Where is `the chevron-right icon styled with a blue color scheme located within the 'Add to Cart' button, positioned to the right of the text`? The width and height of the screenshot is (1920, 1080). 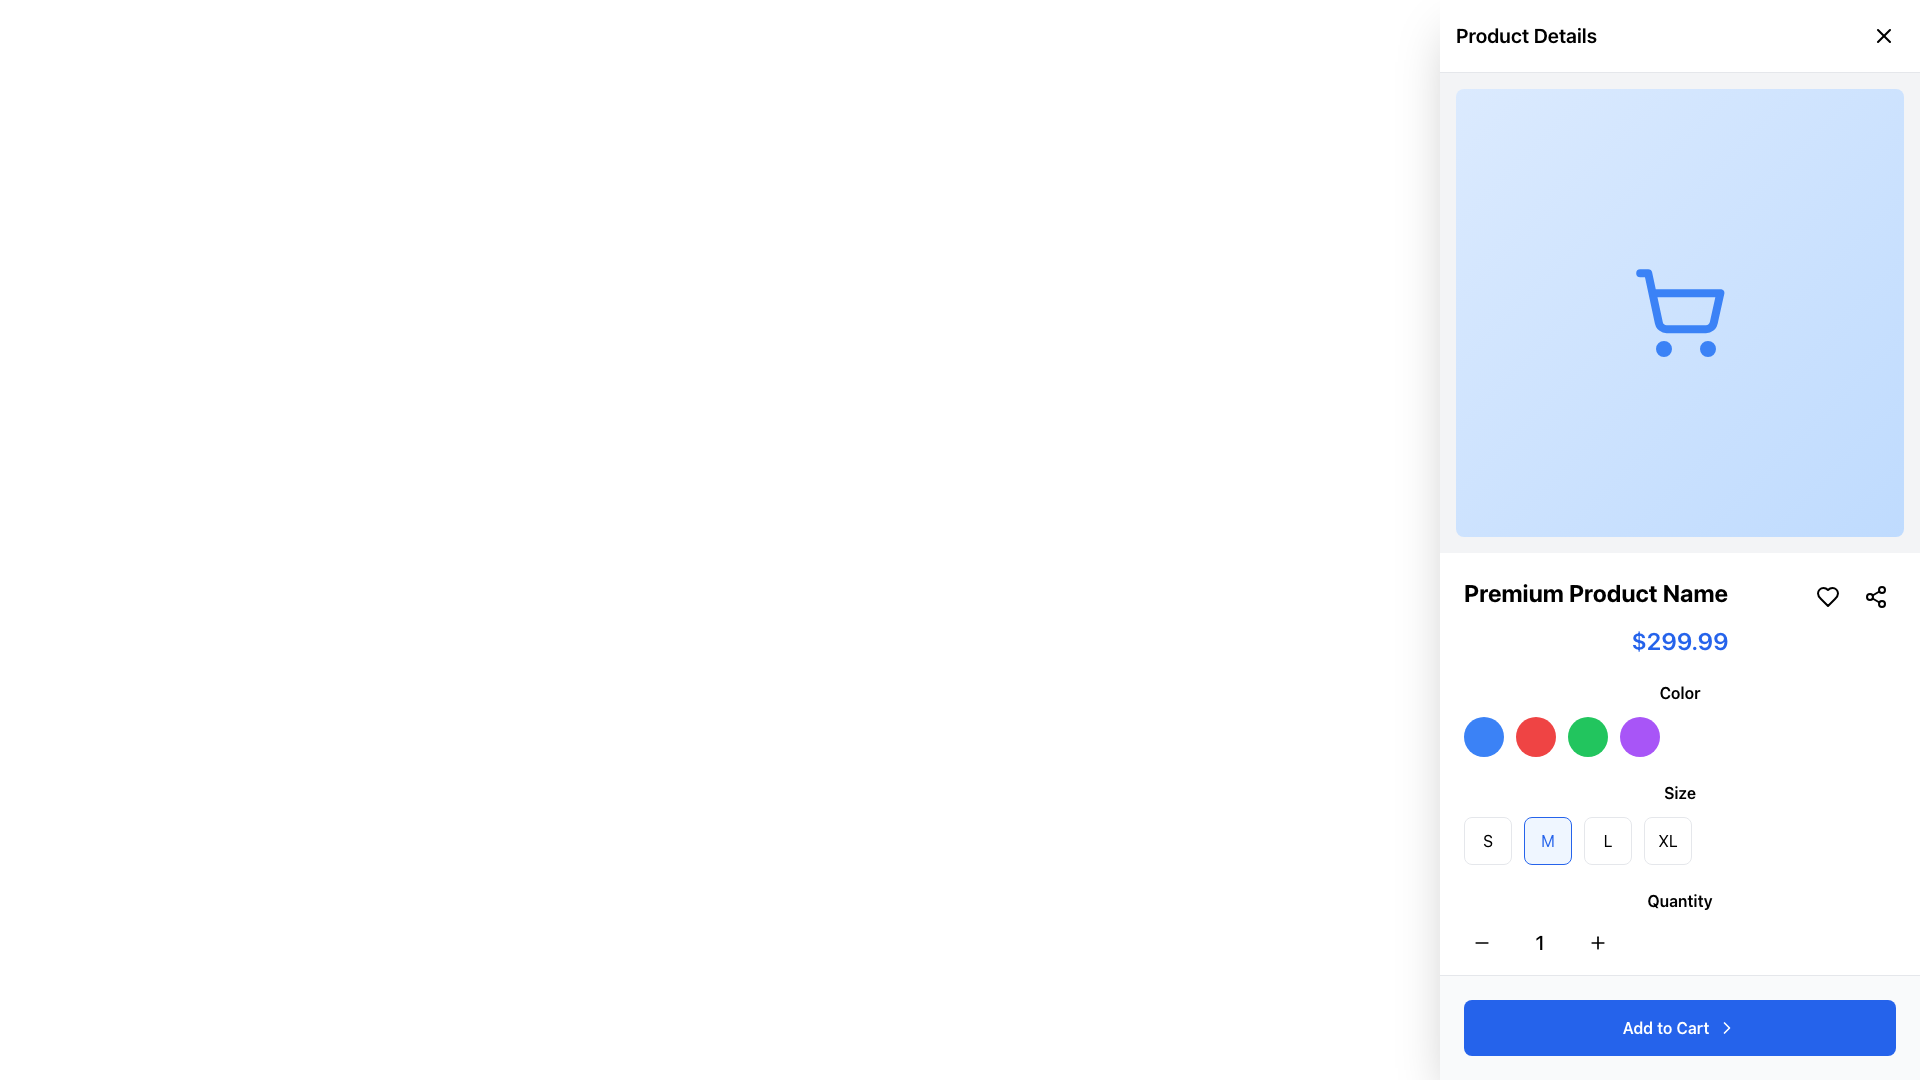
the chevron-right icon styled with a blue color scheme located within the 'Add to Cart' button, positioned to the right of the text is located at coordinates (1726, 1028).